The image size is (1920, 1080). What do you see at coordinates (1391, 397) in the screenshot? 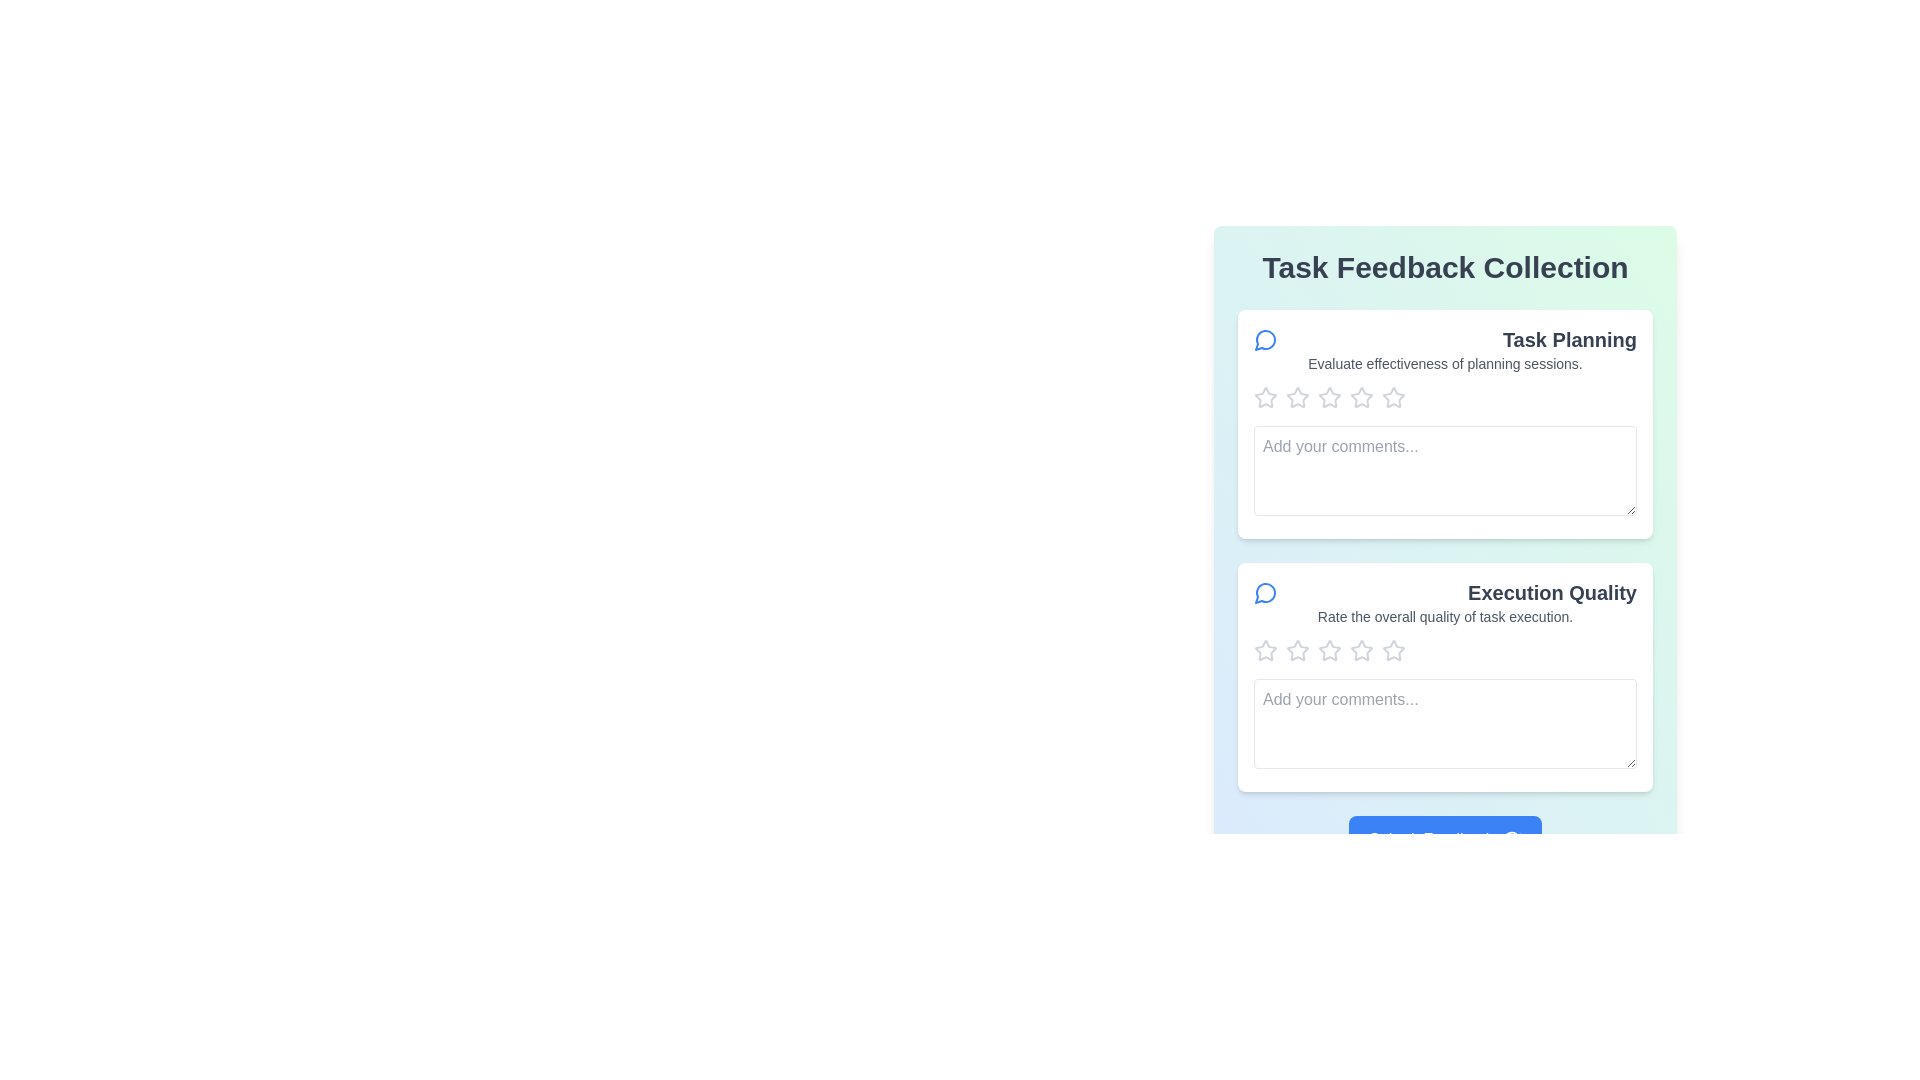
I see `the fourth star icon from the left in the rating section of the 'Task Planning' feedback area` at bounding box center [1391, 397].